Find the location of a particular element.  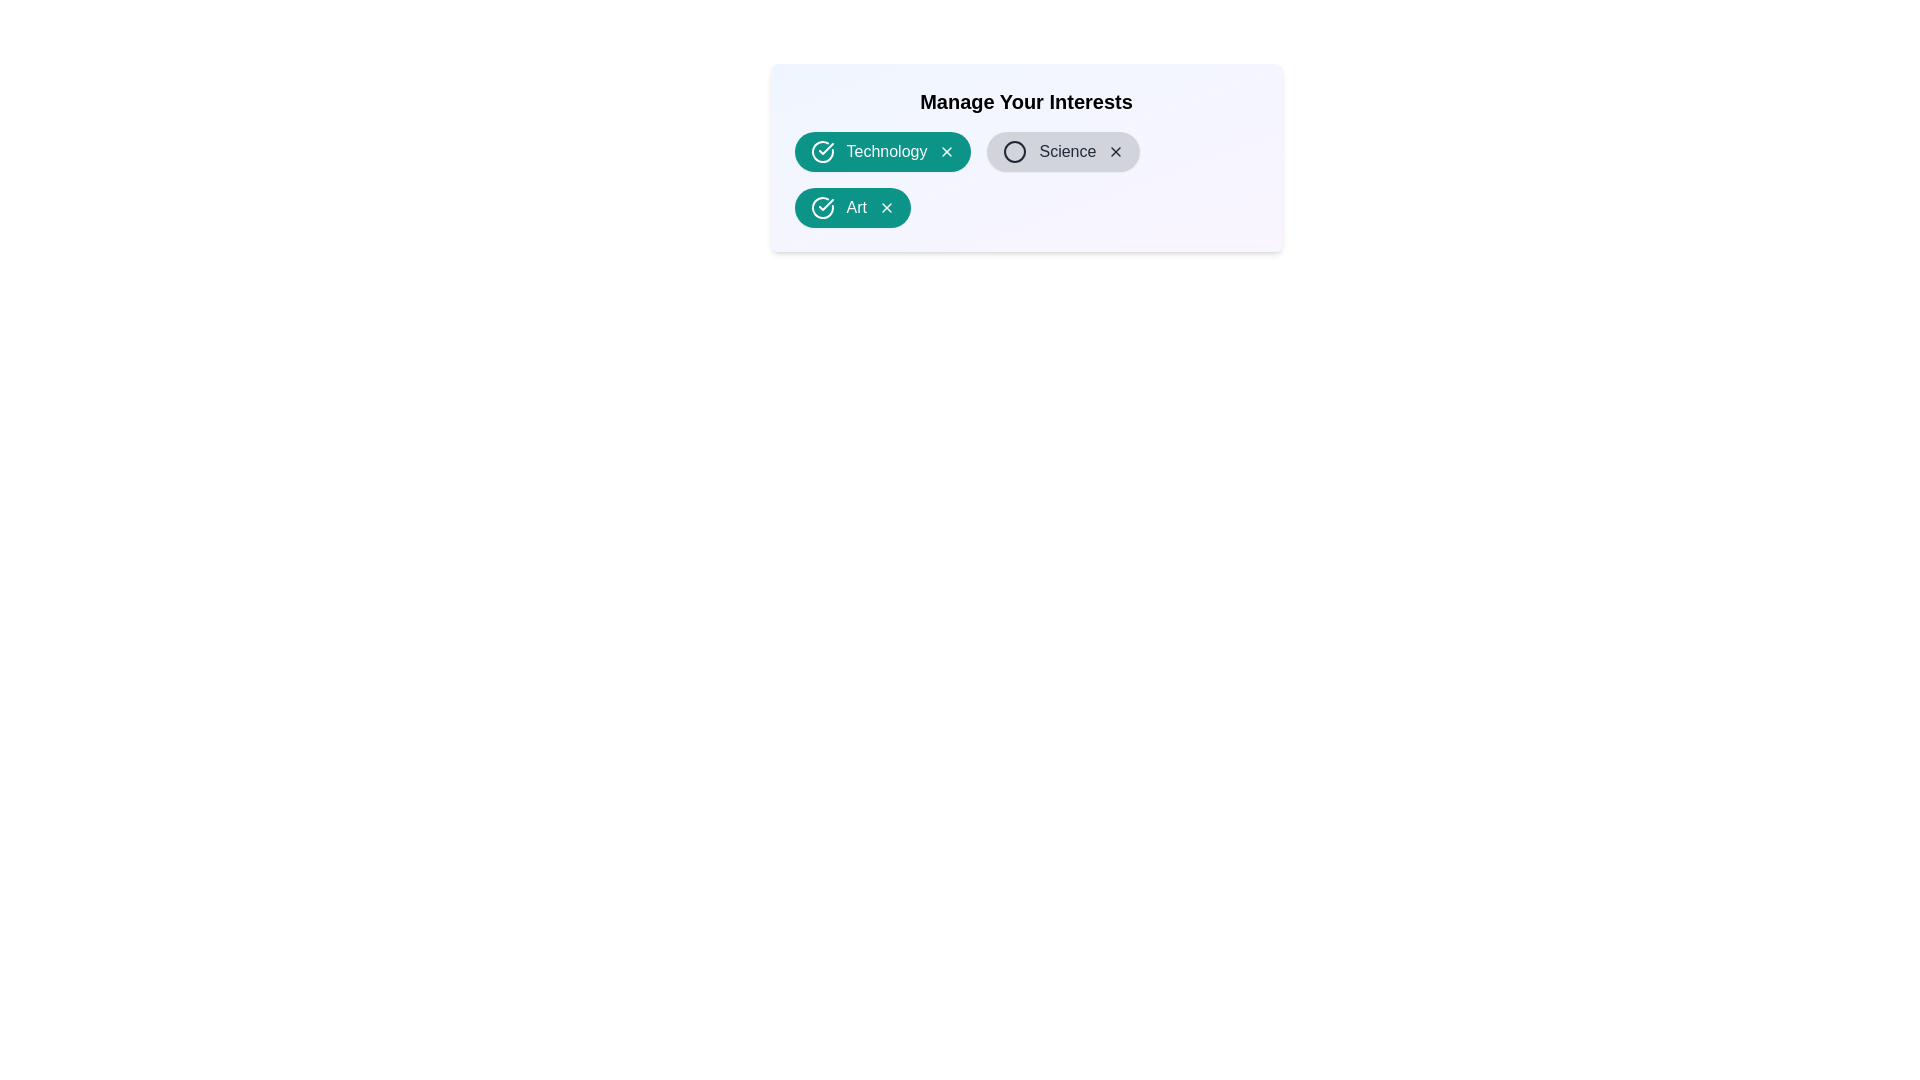

the tag labeled Art by clicking the close (X) icon next to it is located at coordinates (886, 208).